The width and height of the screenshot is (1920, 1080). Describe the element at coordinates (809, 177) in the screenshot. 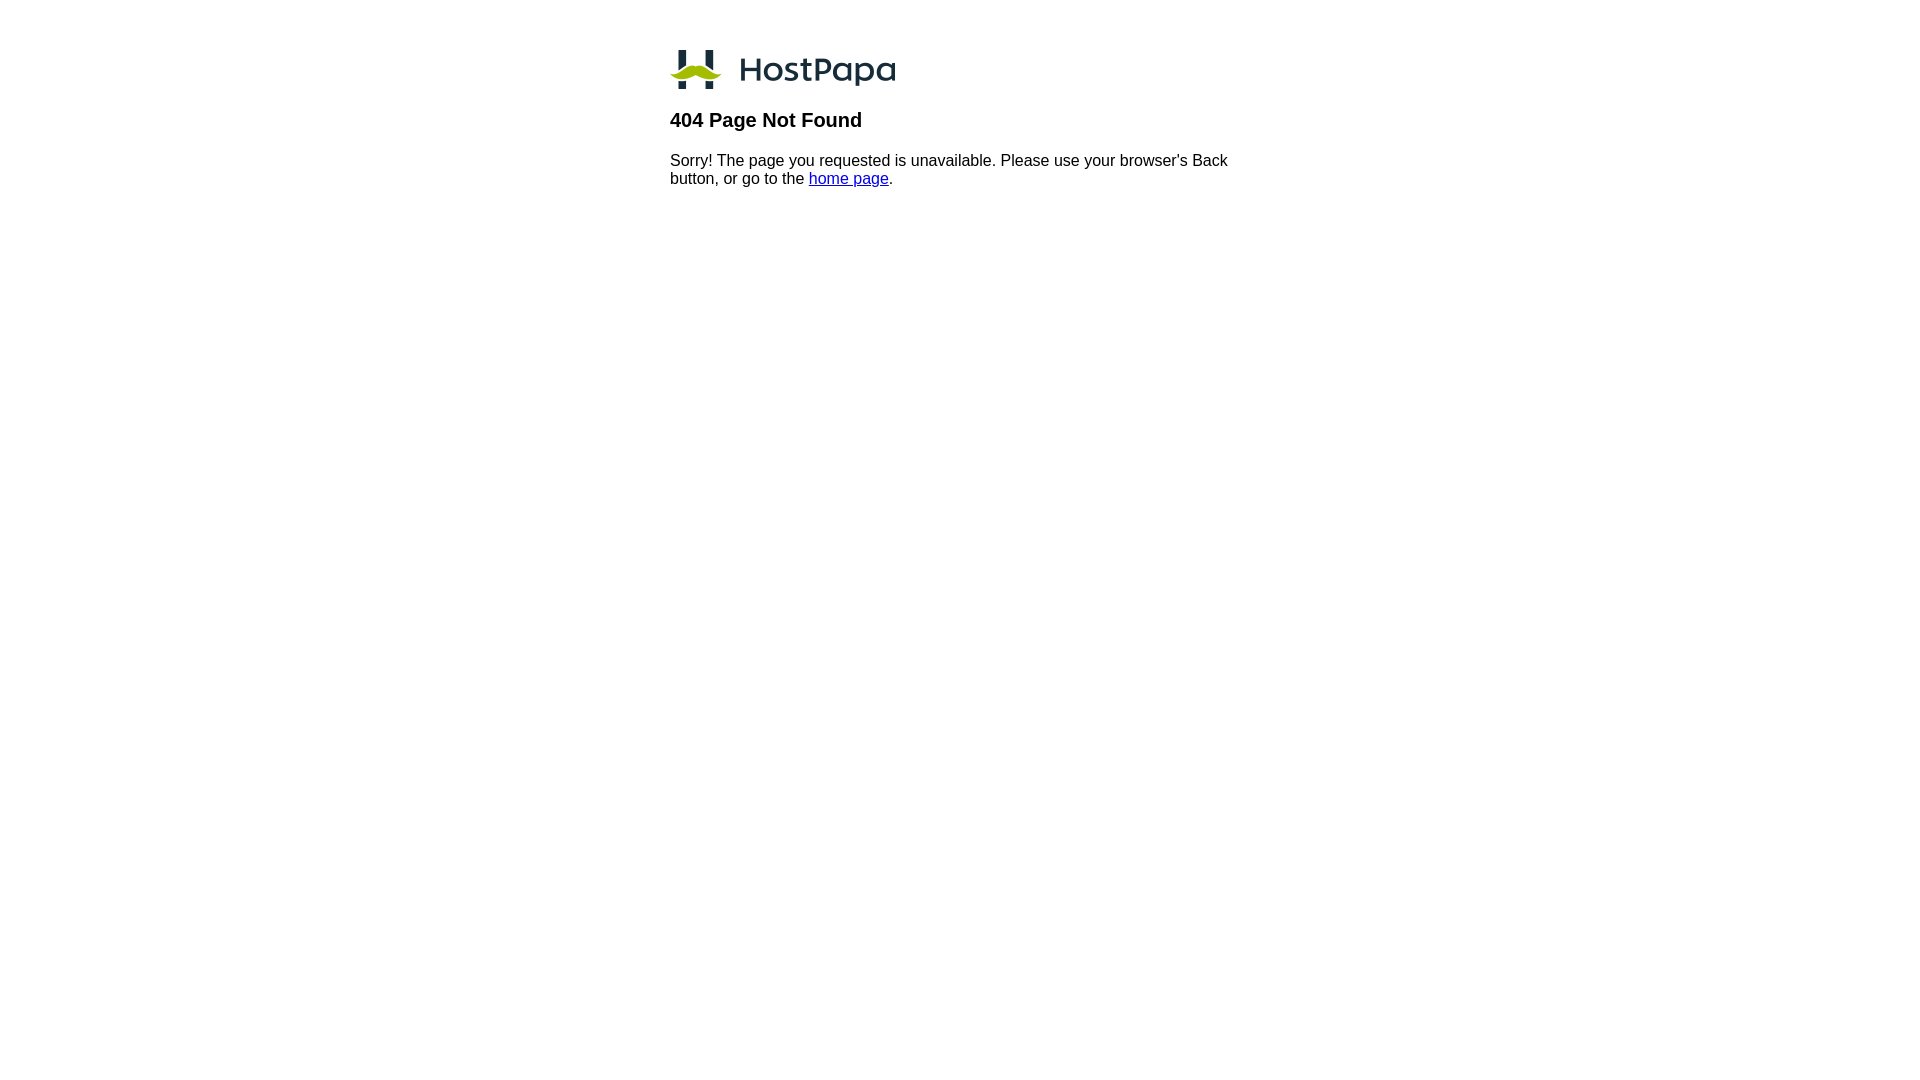

I see `'home page'` at that location.